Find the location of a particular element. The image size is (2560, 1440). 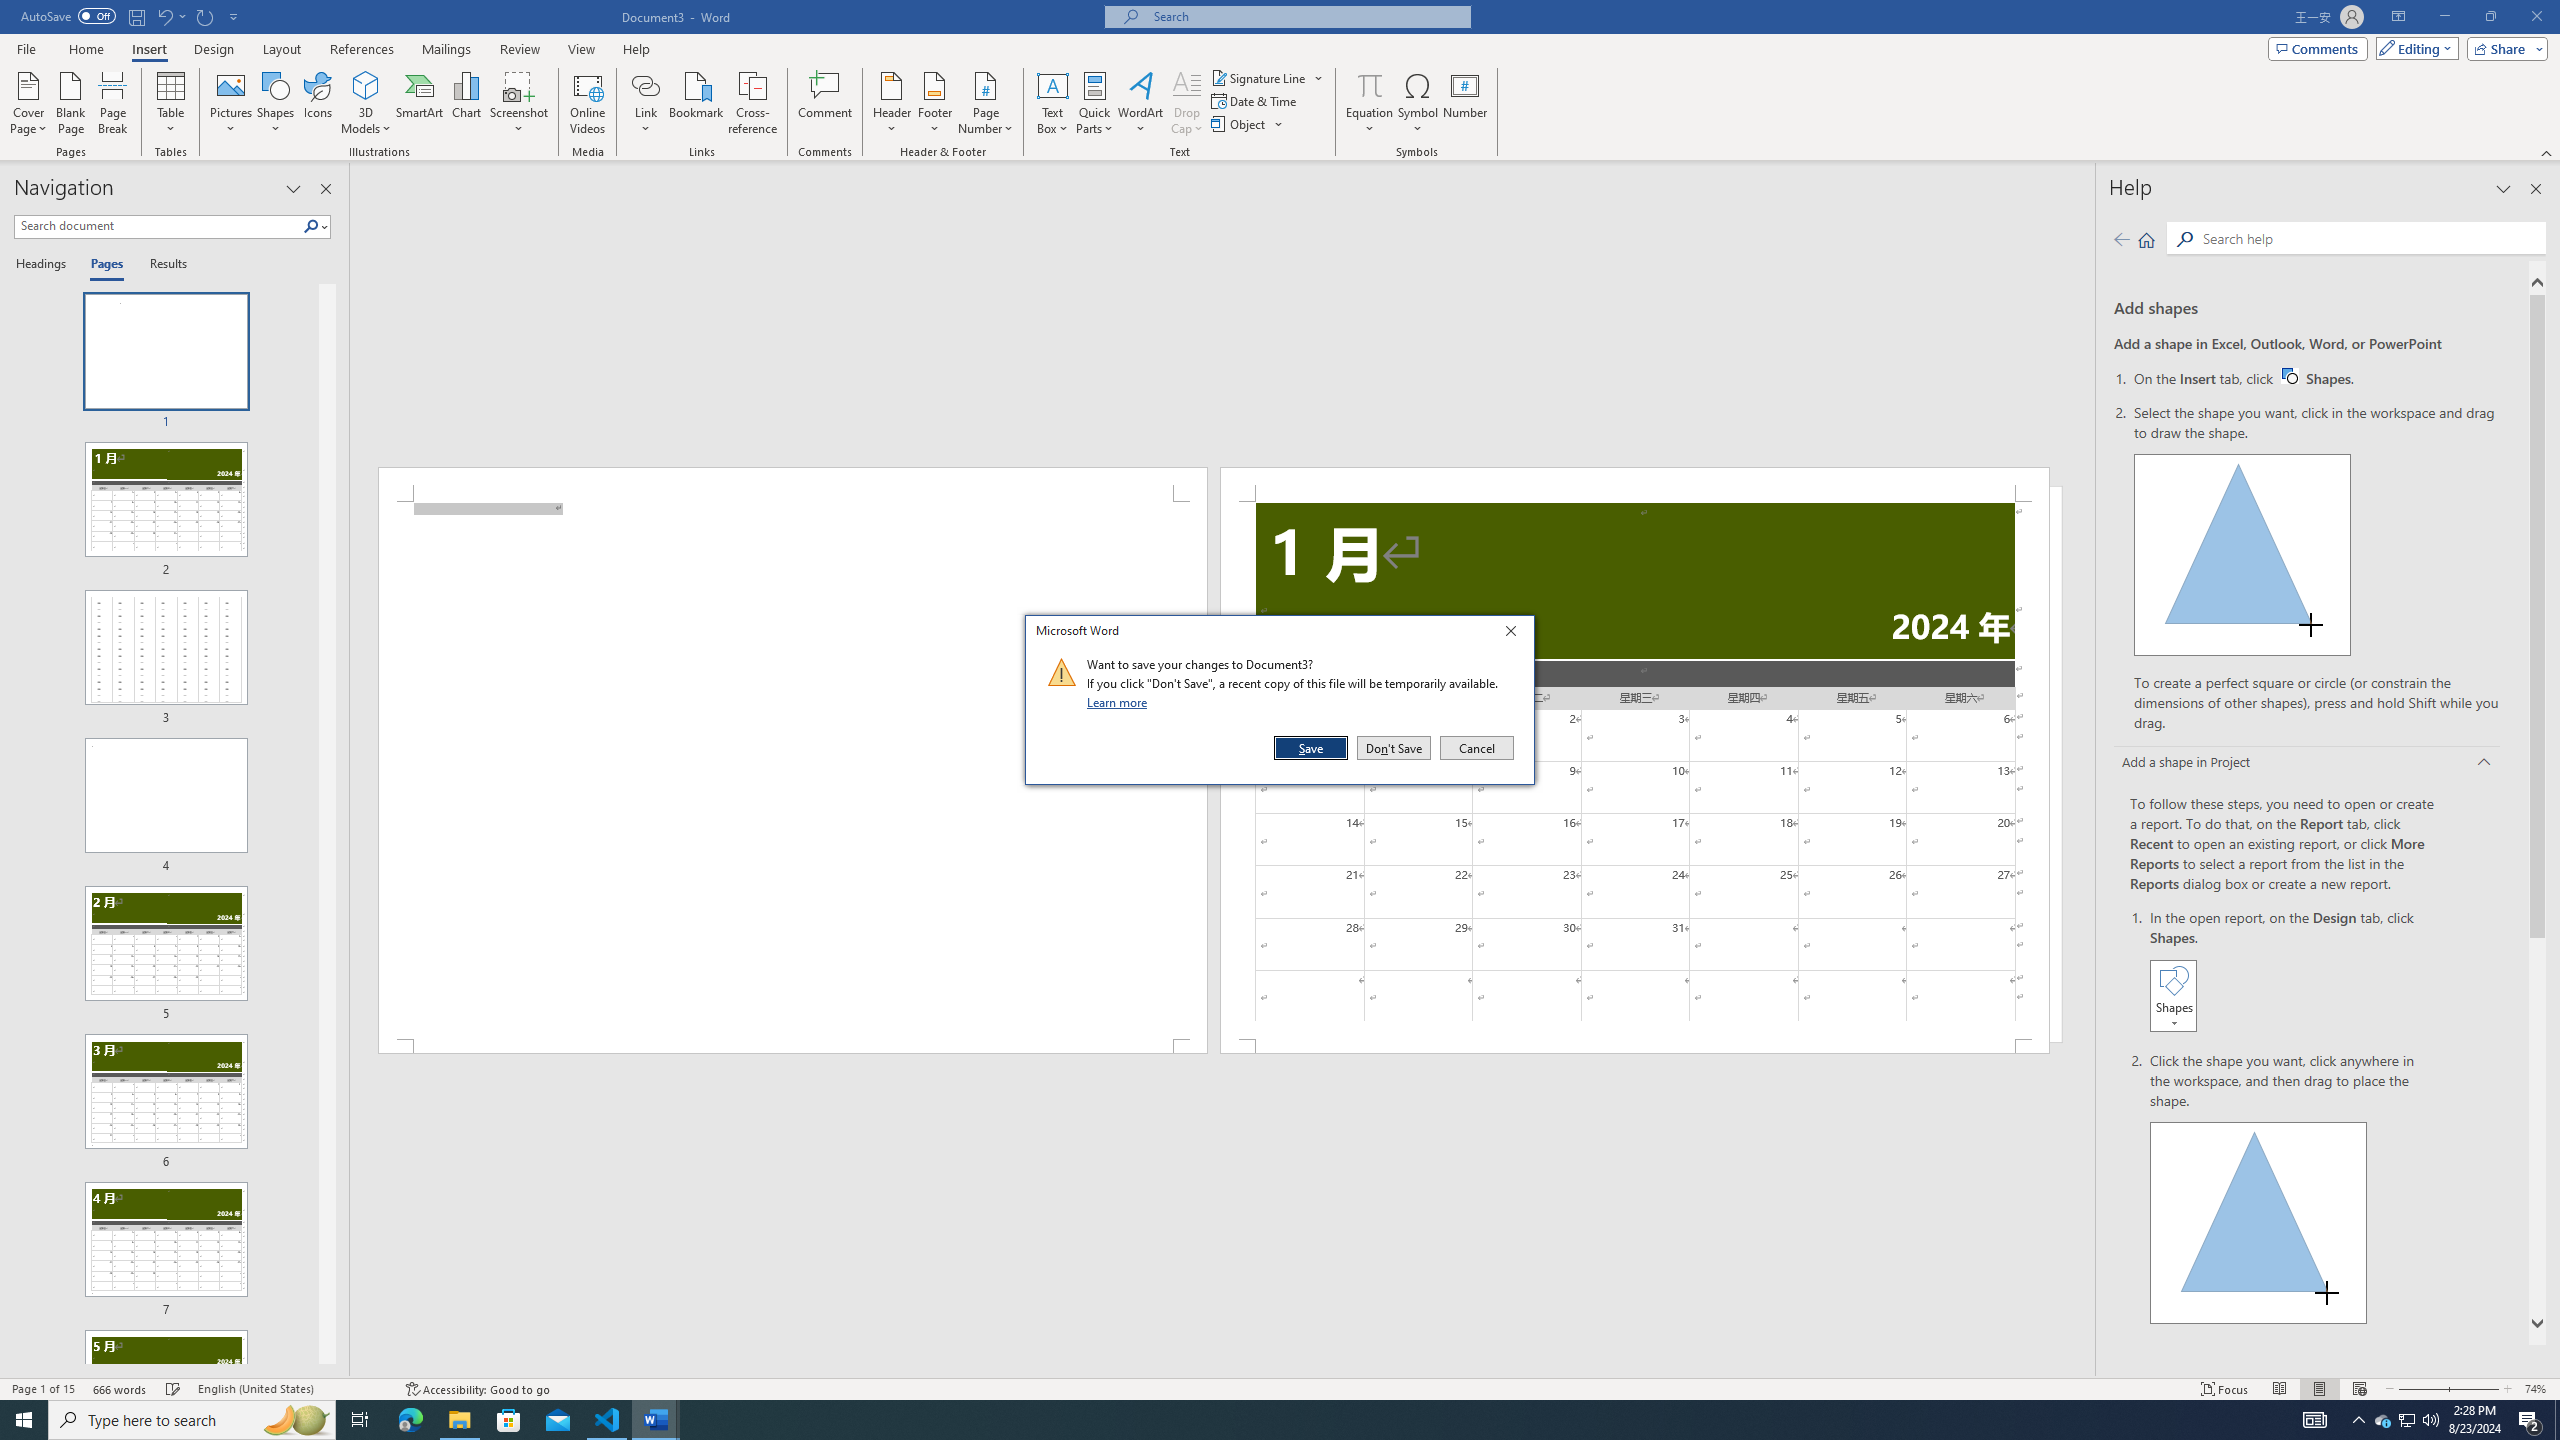

'Text Box' is located at coordinates (1052, 103).